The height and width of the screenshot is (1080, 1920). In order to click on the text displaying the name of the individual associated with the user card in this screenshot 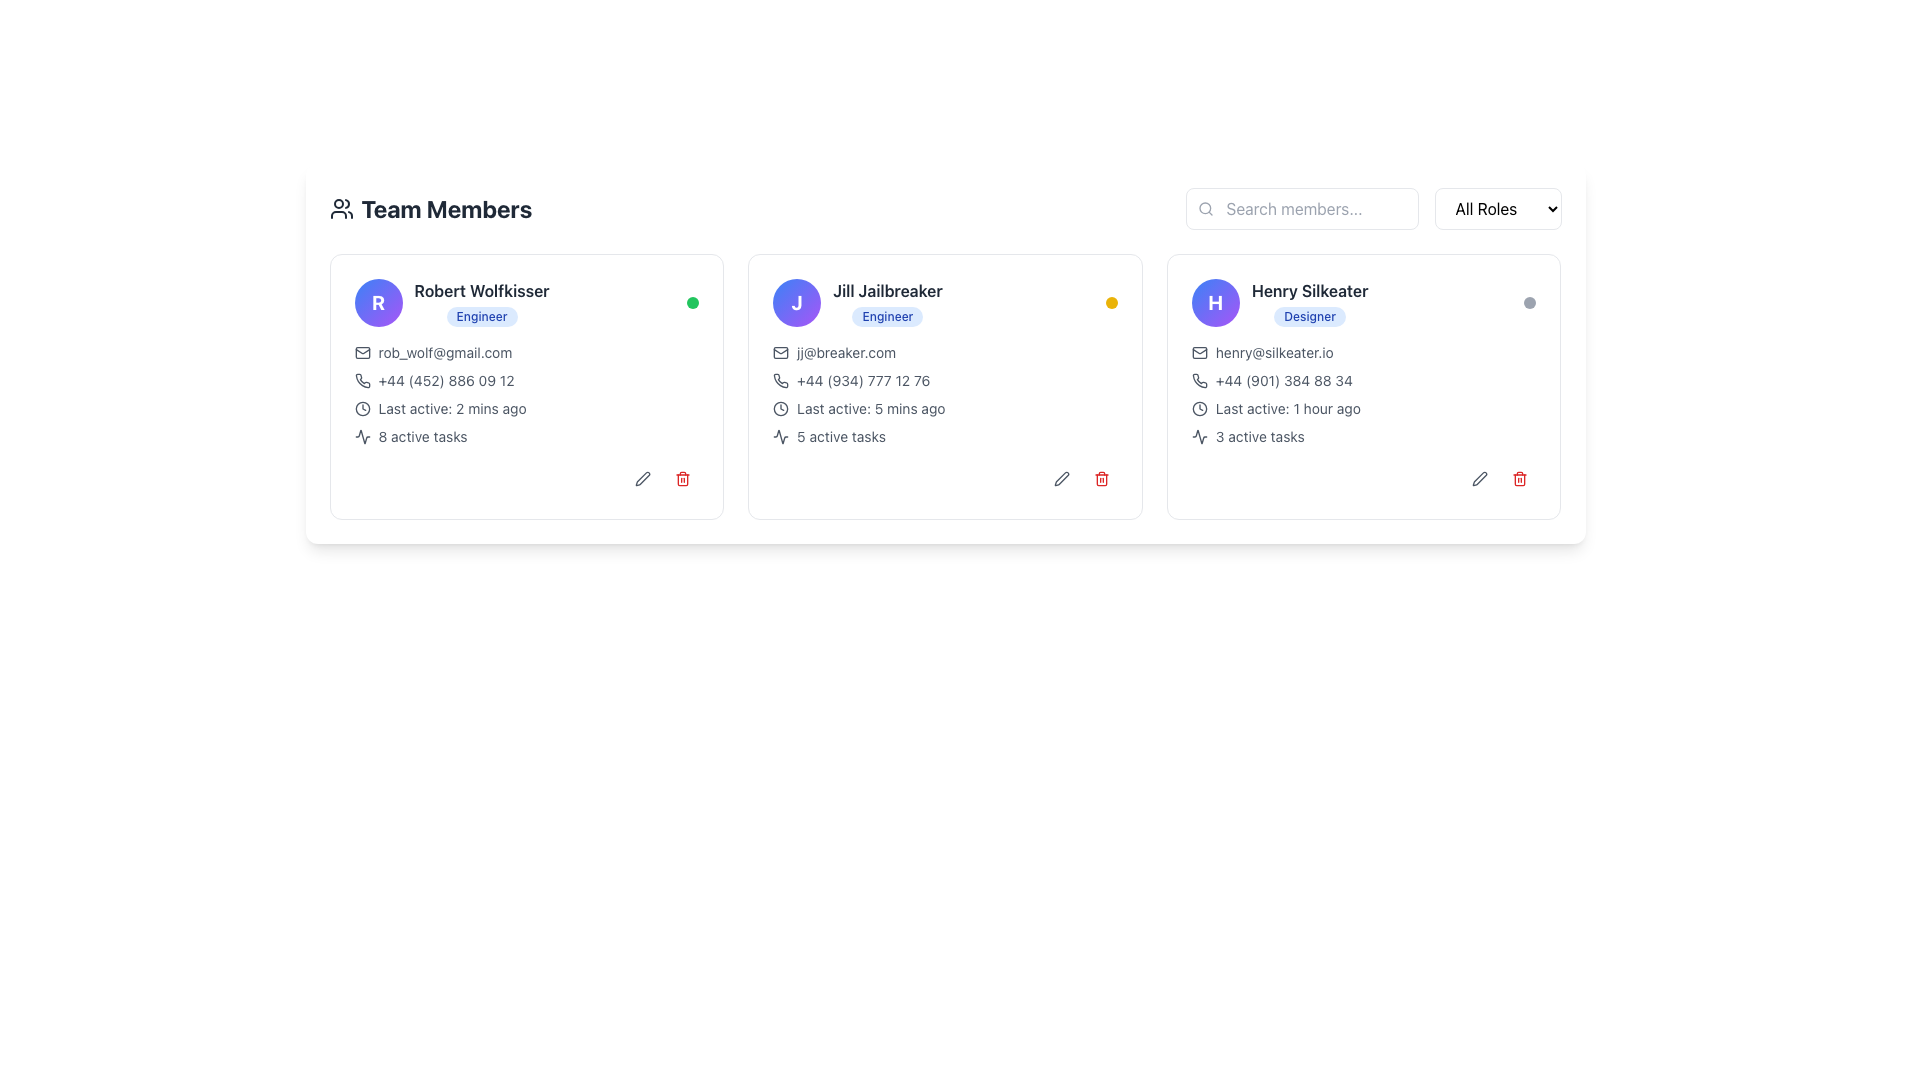, I will do `click(1310, 290)`.